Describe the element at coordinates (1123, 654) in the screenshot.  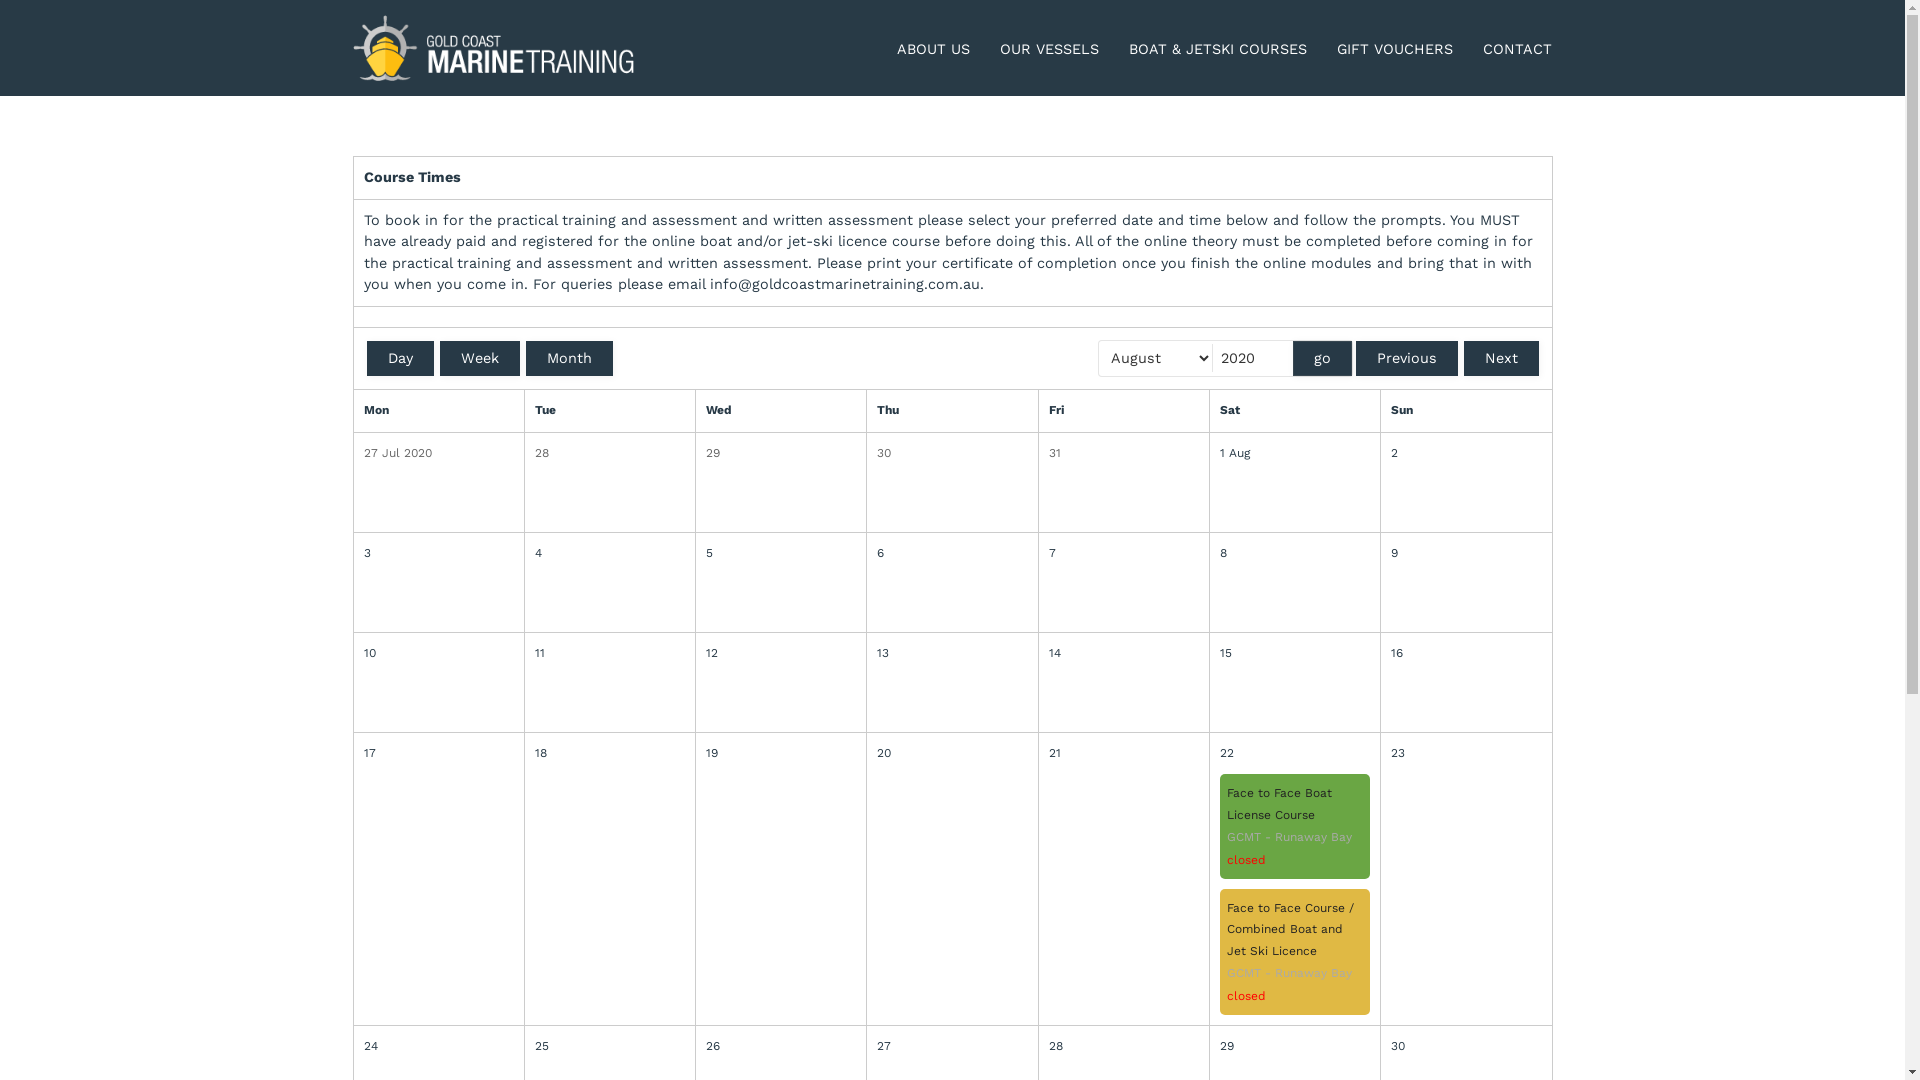
I see `'14'` at that location.